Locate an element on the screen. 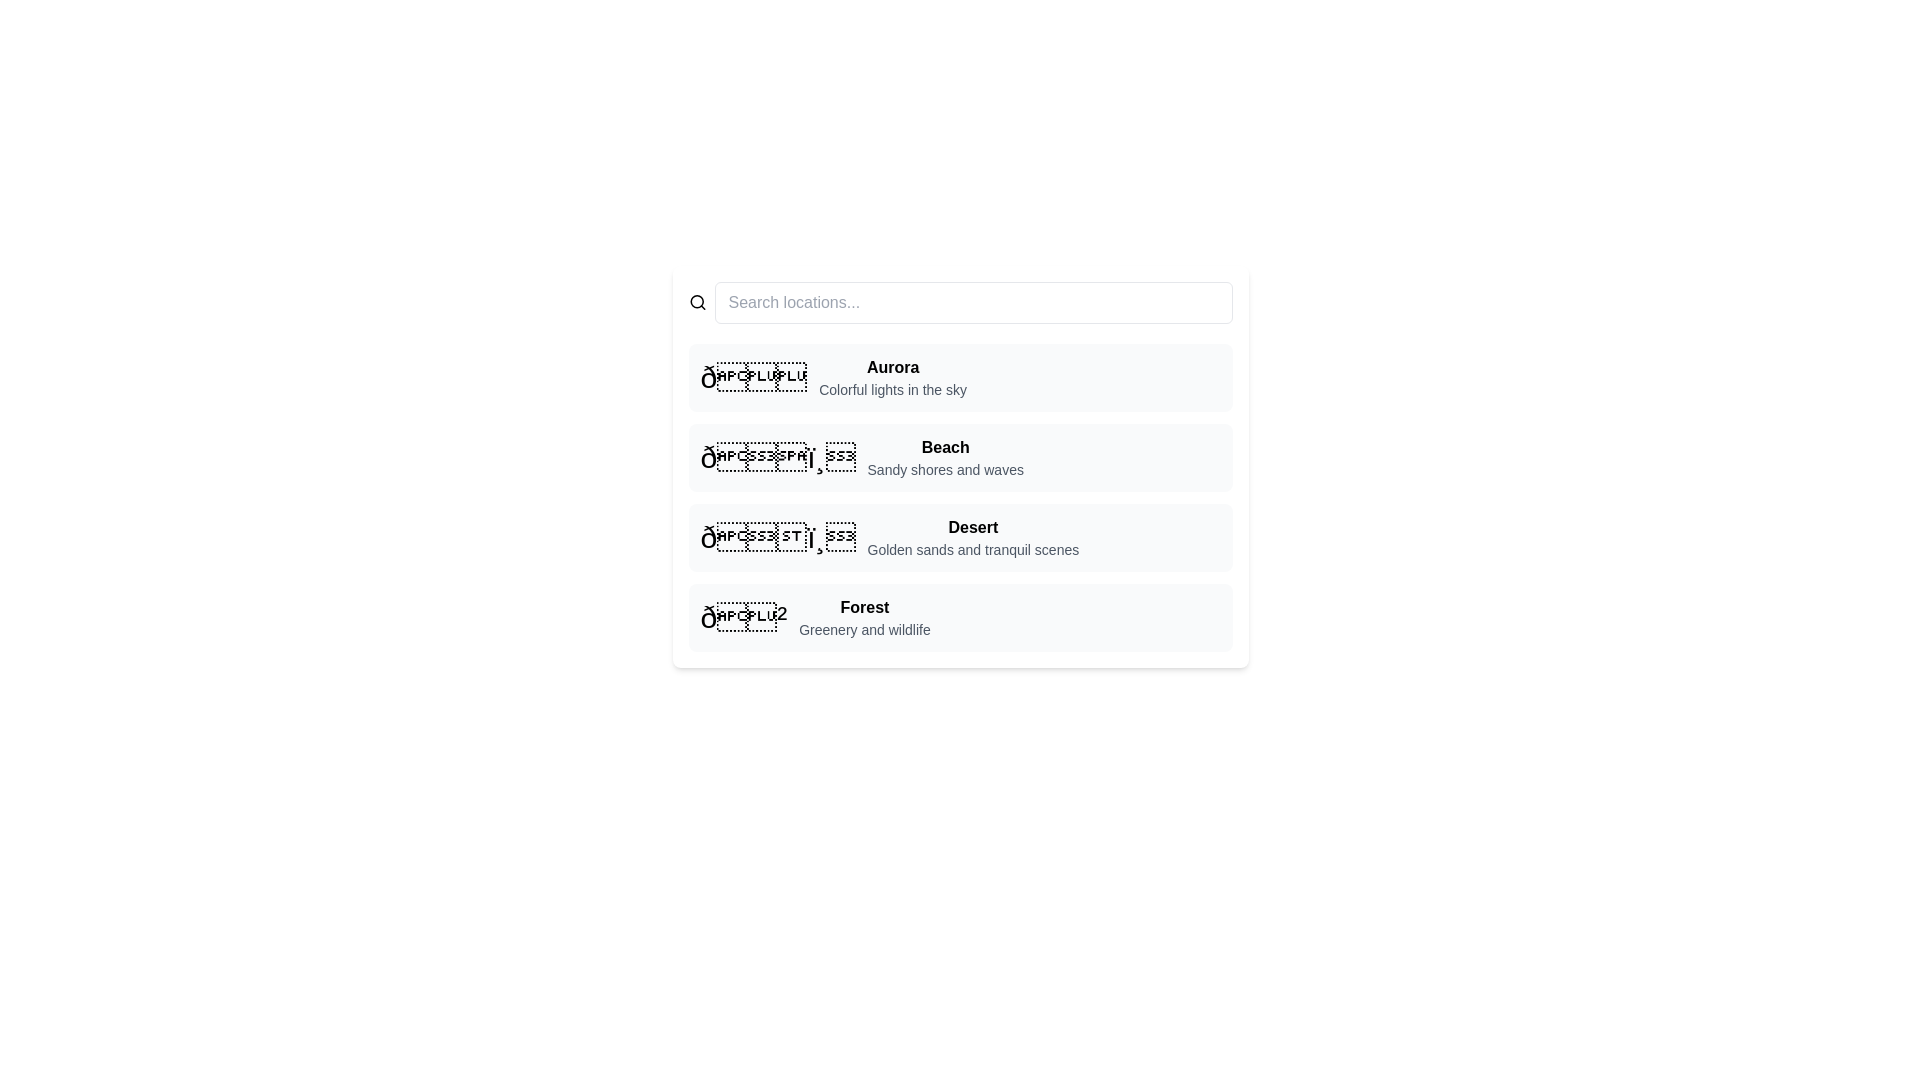 The width and height of the screenshot is (1920, 1080). the first selectable list item in the vertical stack is located at coordinates (960, 378).